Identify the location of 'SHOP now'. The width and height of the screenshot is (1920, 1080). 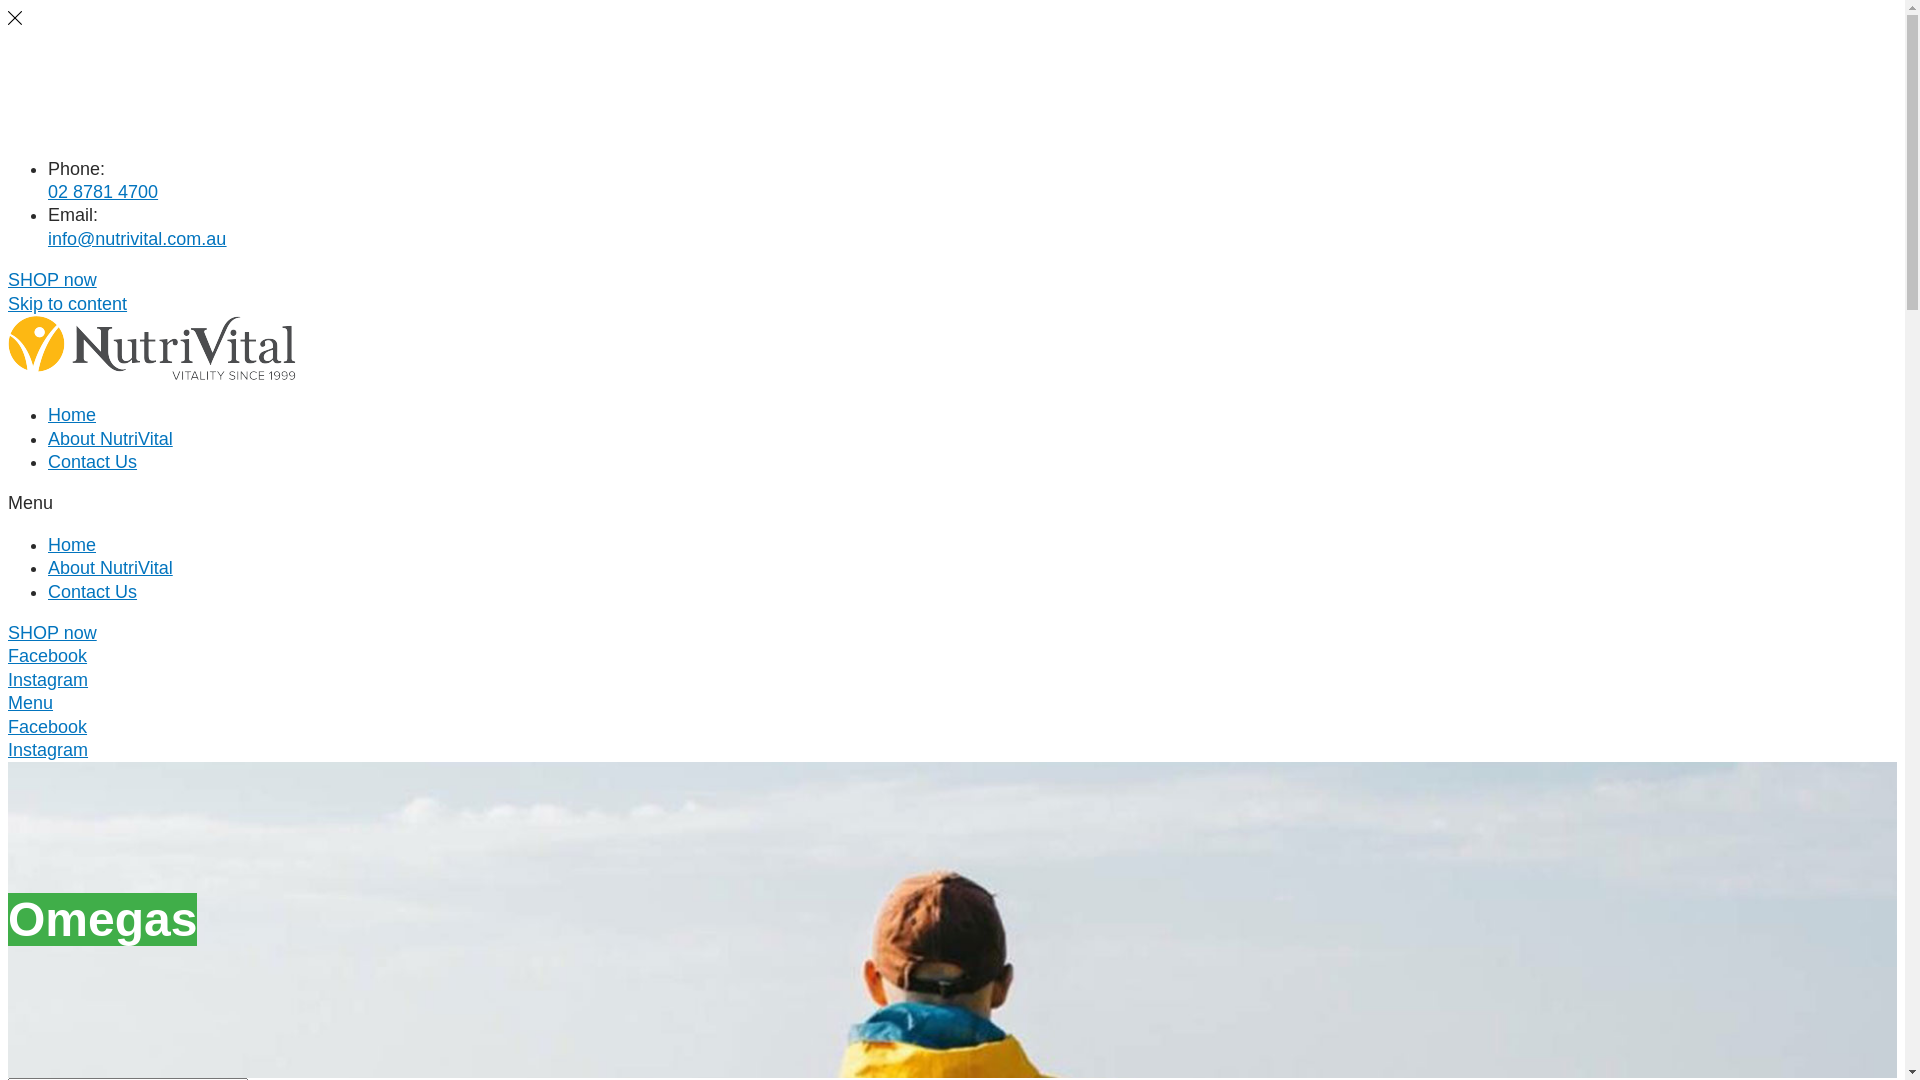
(52, 632).